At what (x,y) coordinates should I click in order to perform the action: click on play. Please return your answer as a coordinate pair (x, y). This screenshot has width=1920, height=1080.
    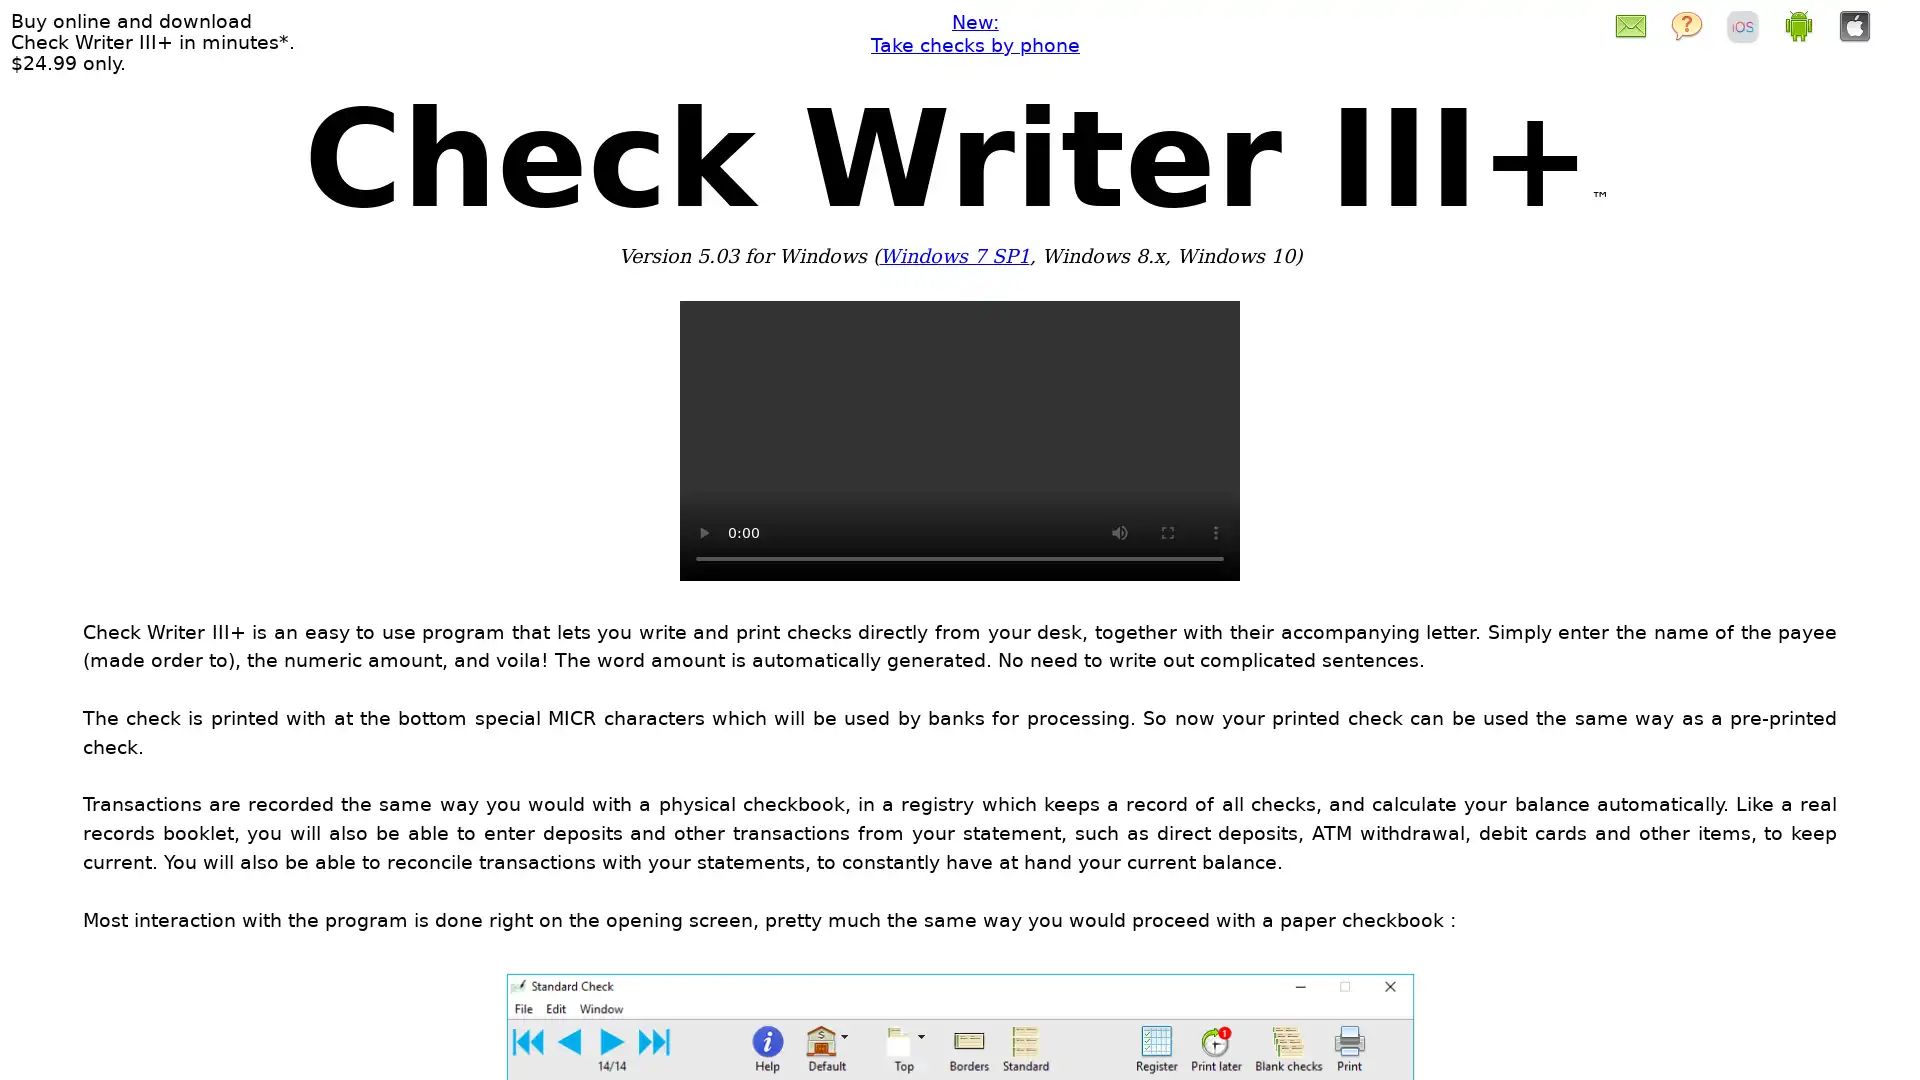
    Looking at the image, I should click on (704, 531).